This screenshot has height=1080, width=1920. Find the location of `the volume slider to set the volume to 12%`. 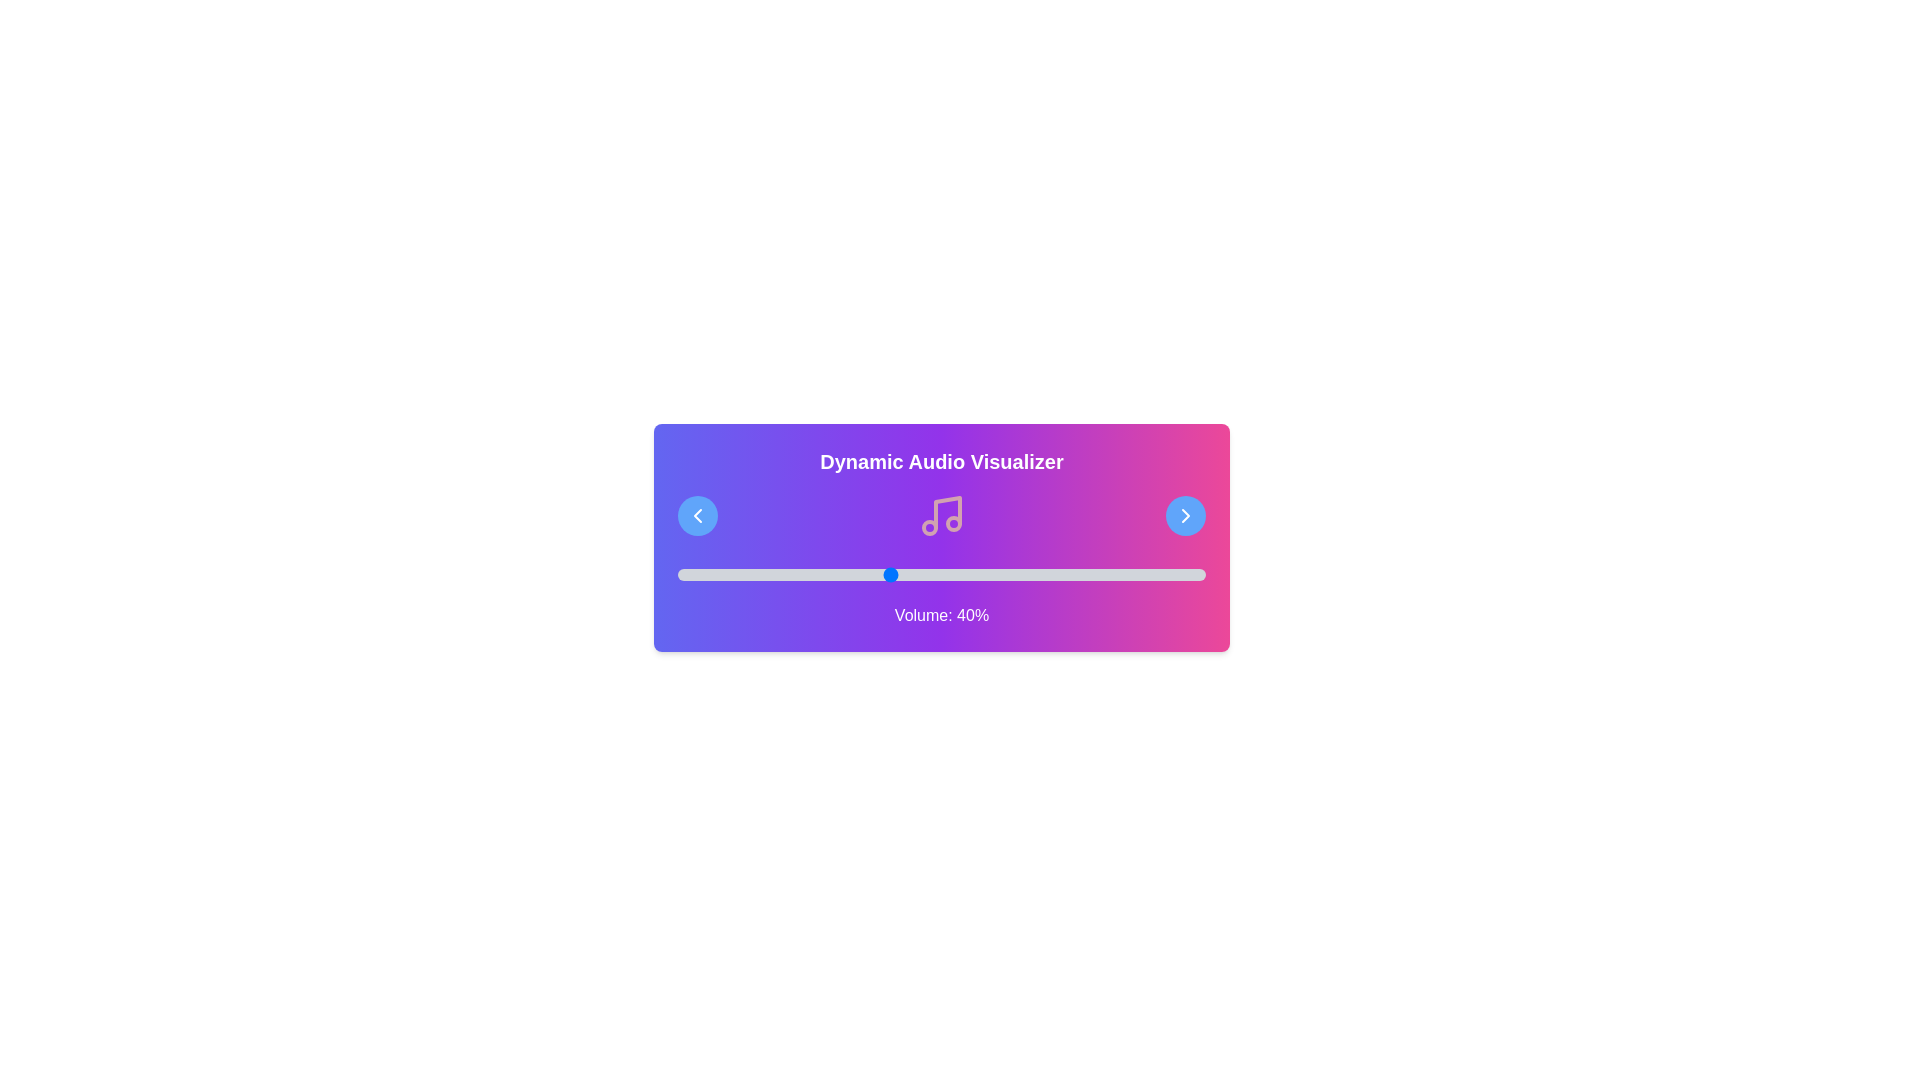

the volume slider to set the volume to 12% is located at coordinates (740, 574).